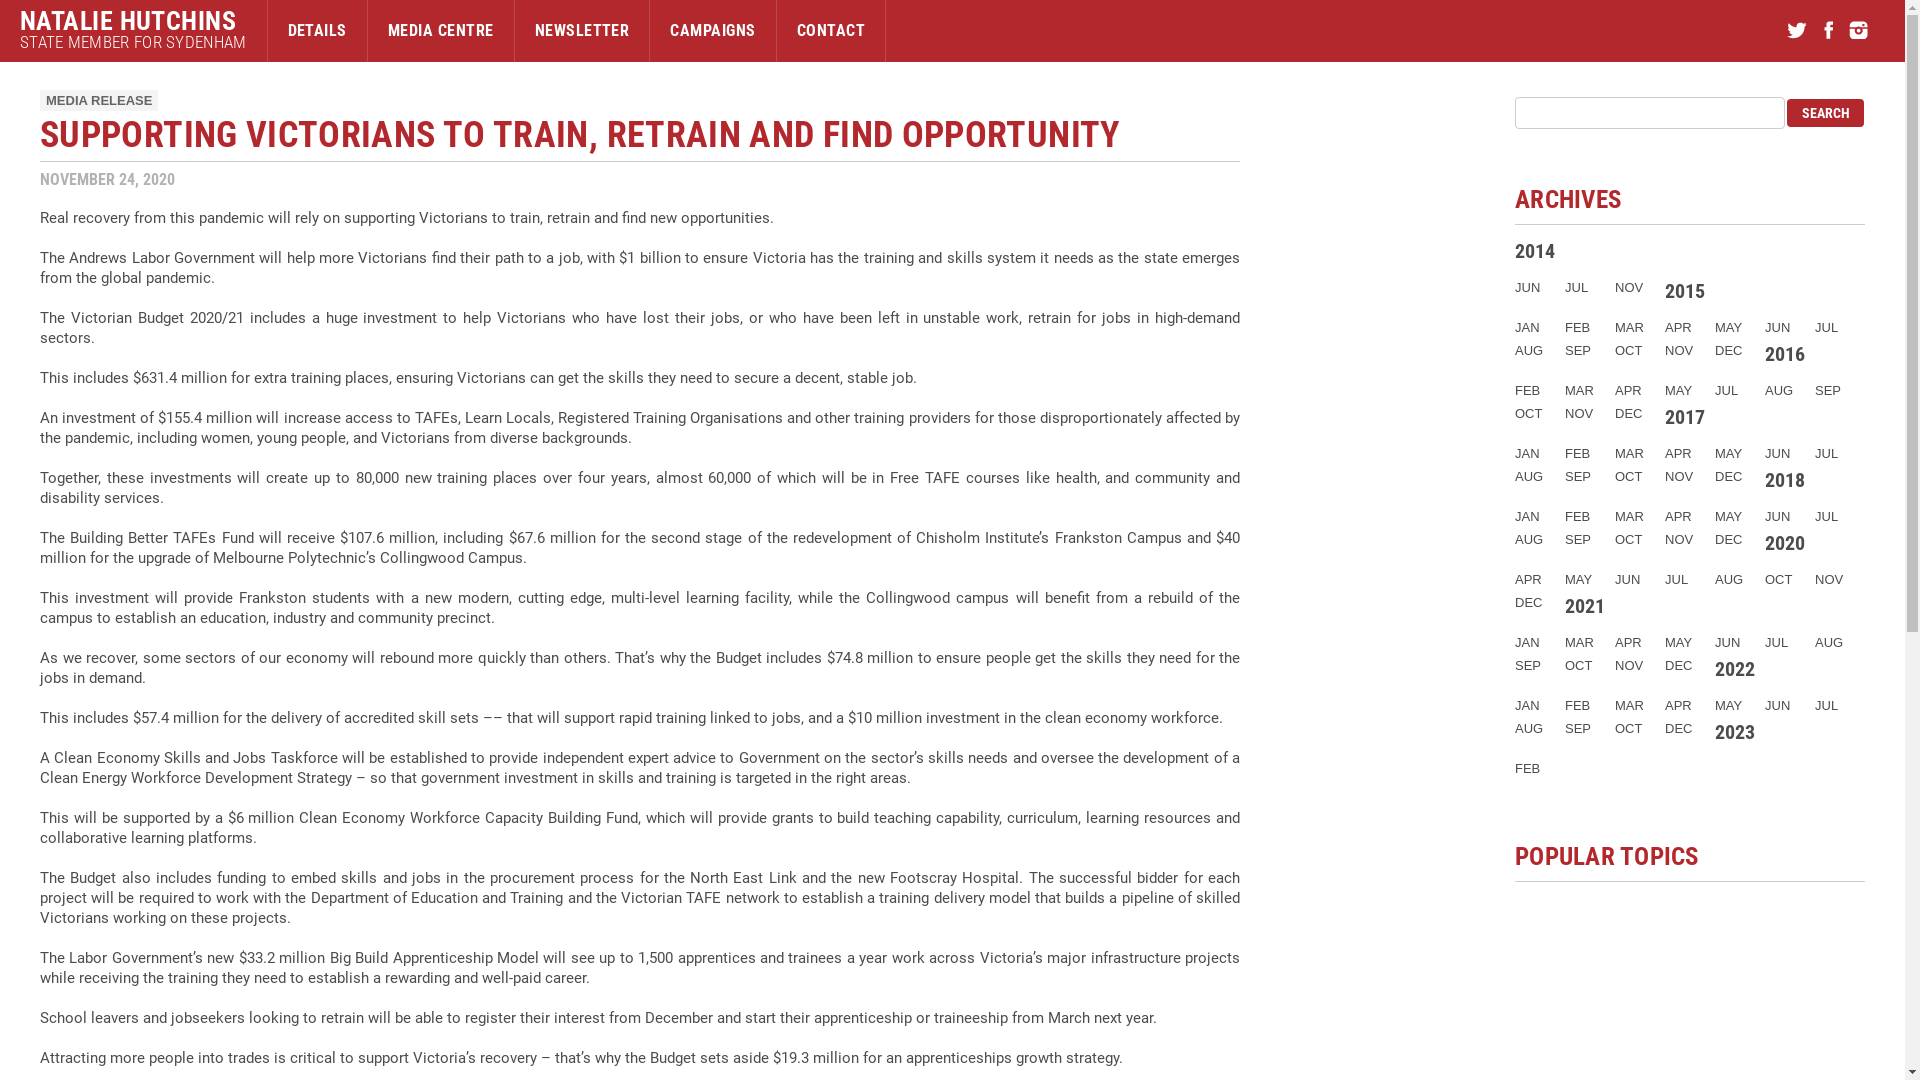 The width and height of the screenshot is (1920, 1080). I want to click on 'STATE MEMBER FOR SYDENHAM', so click(132, 42).